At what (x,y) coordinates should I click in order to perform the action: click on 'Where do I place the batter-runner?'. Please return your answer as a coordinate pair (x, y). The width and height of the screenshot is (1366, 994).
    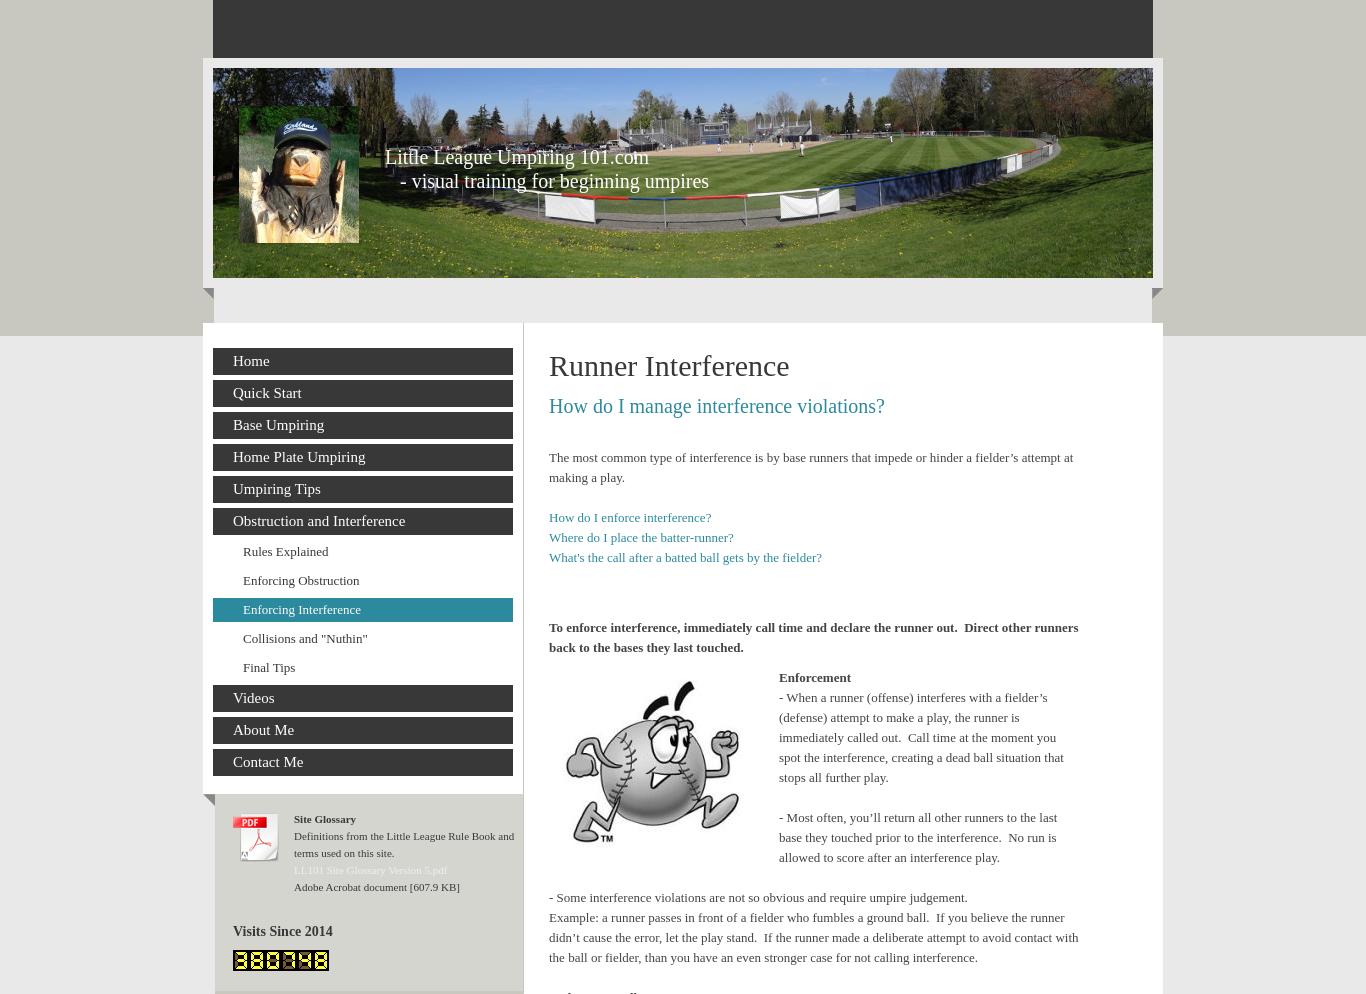
    Looking at the image, I should click on (640, 536).